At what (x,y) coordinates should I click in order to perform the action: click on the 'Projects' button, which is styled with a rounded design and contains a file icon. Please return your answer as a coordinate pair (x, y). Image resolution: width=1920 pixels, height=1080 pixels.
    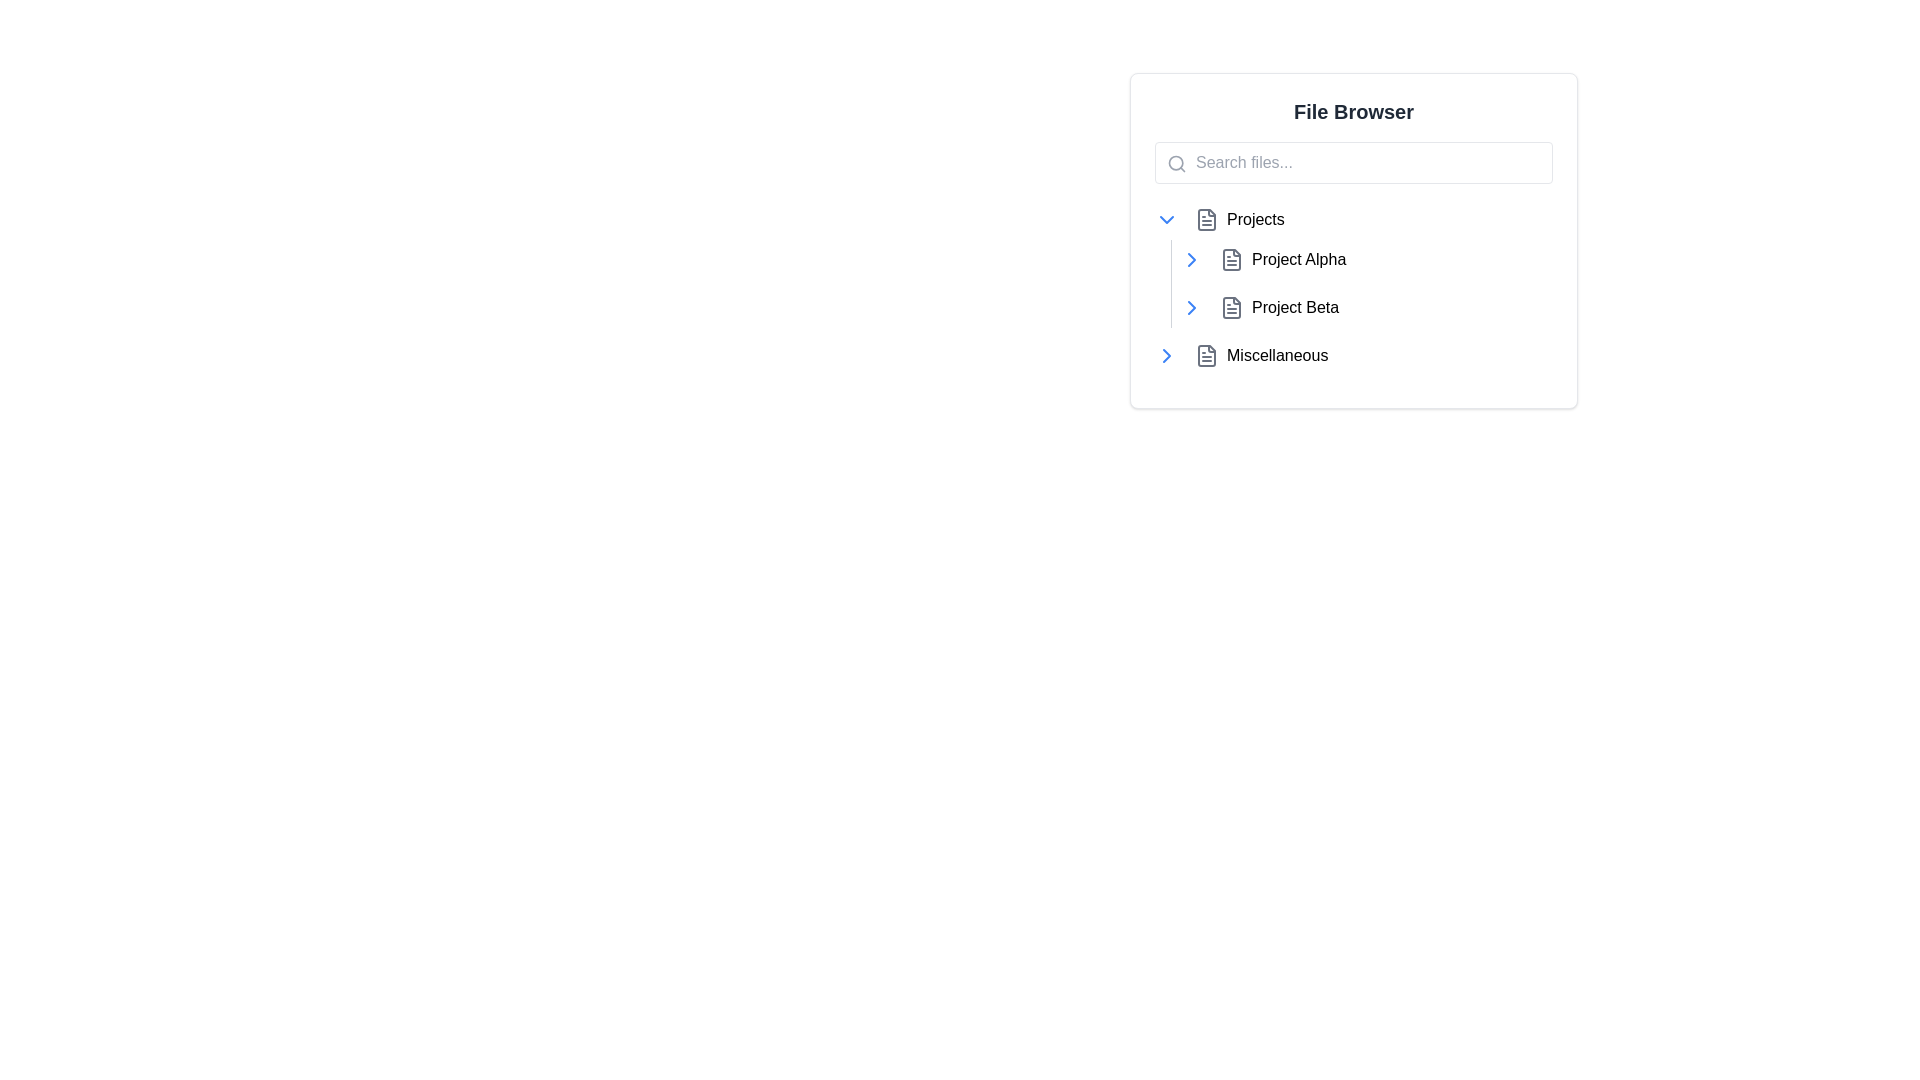
    Looking at the image, I should click on (1238, 219).